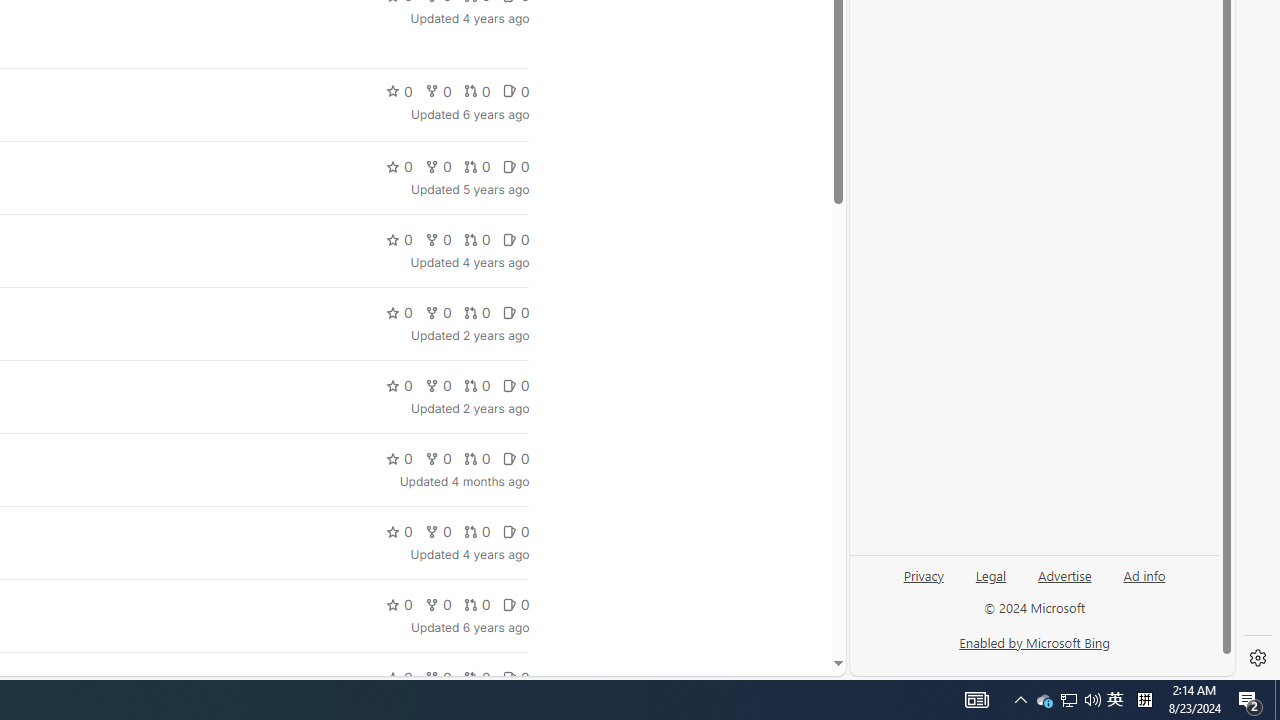 The width and height of the screenshot is (1280, 720). I want to click on 'Legal', so click(991, 574).